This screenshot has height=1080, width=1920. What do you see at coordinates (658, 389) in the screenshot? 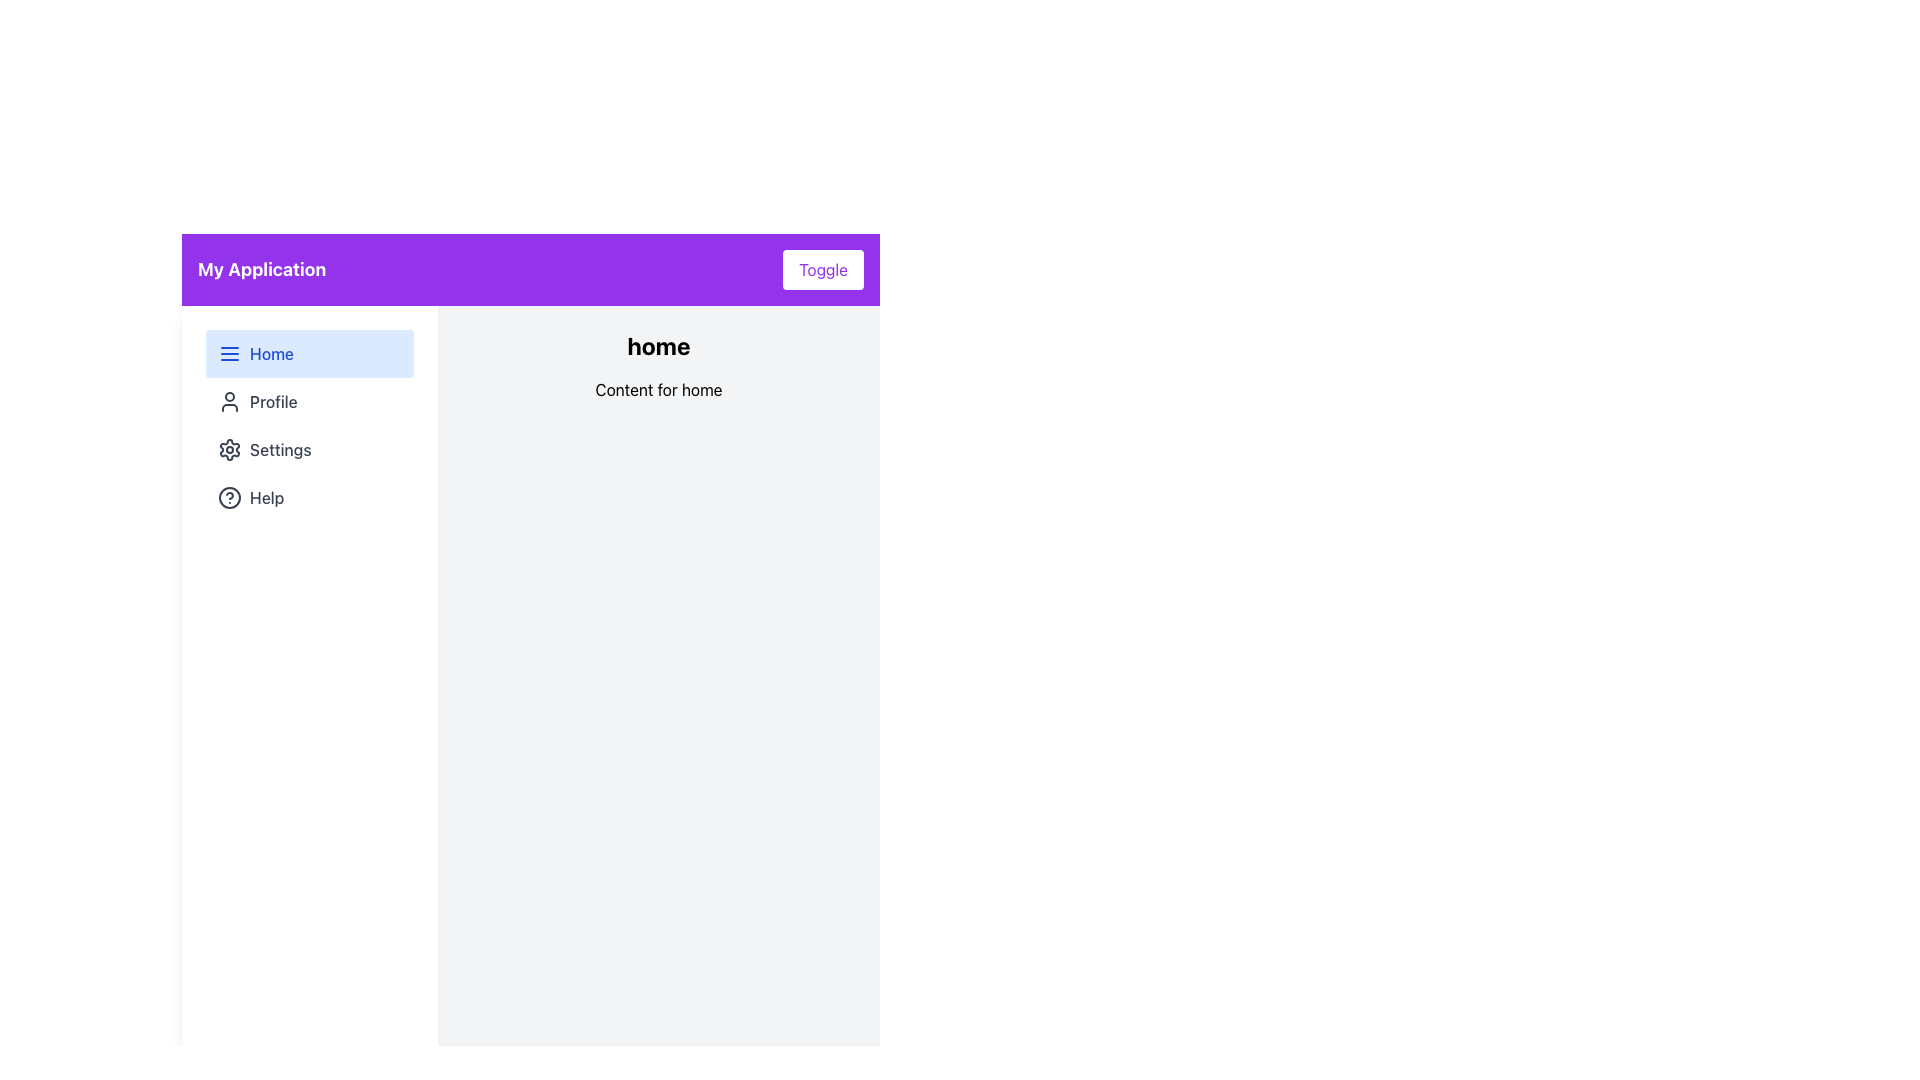
I see `the text element displaying 'Content for home', which is located beneath the bold heading 'home'` at bounding box center [658, 389].